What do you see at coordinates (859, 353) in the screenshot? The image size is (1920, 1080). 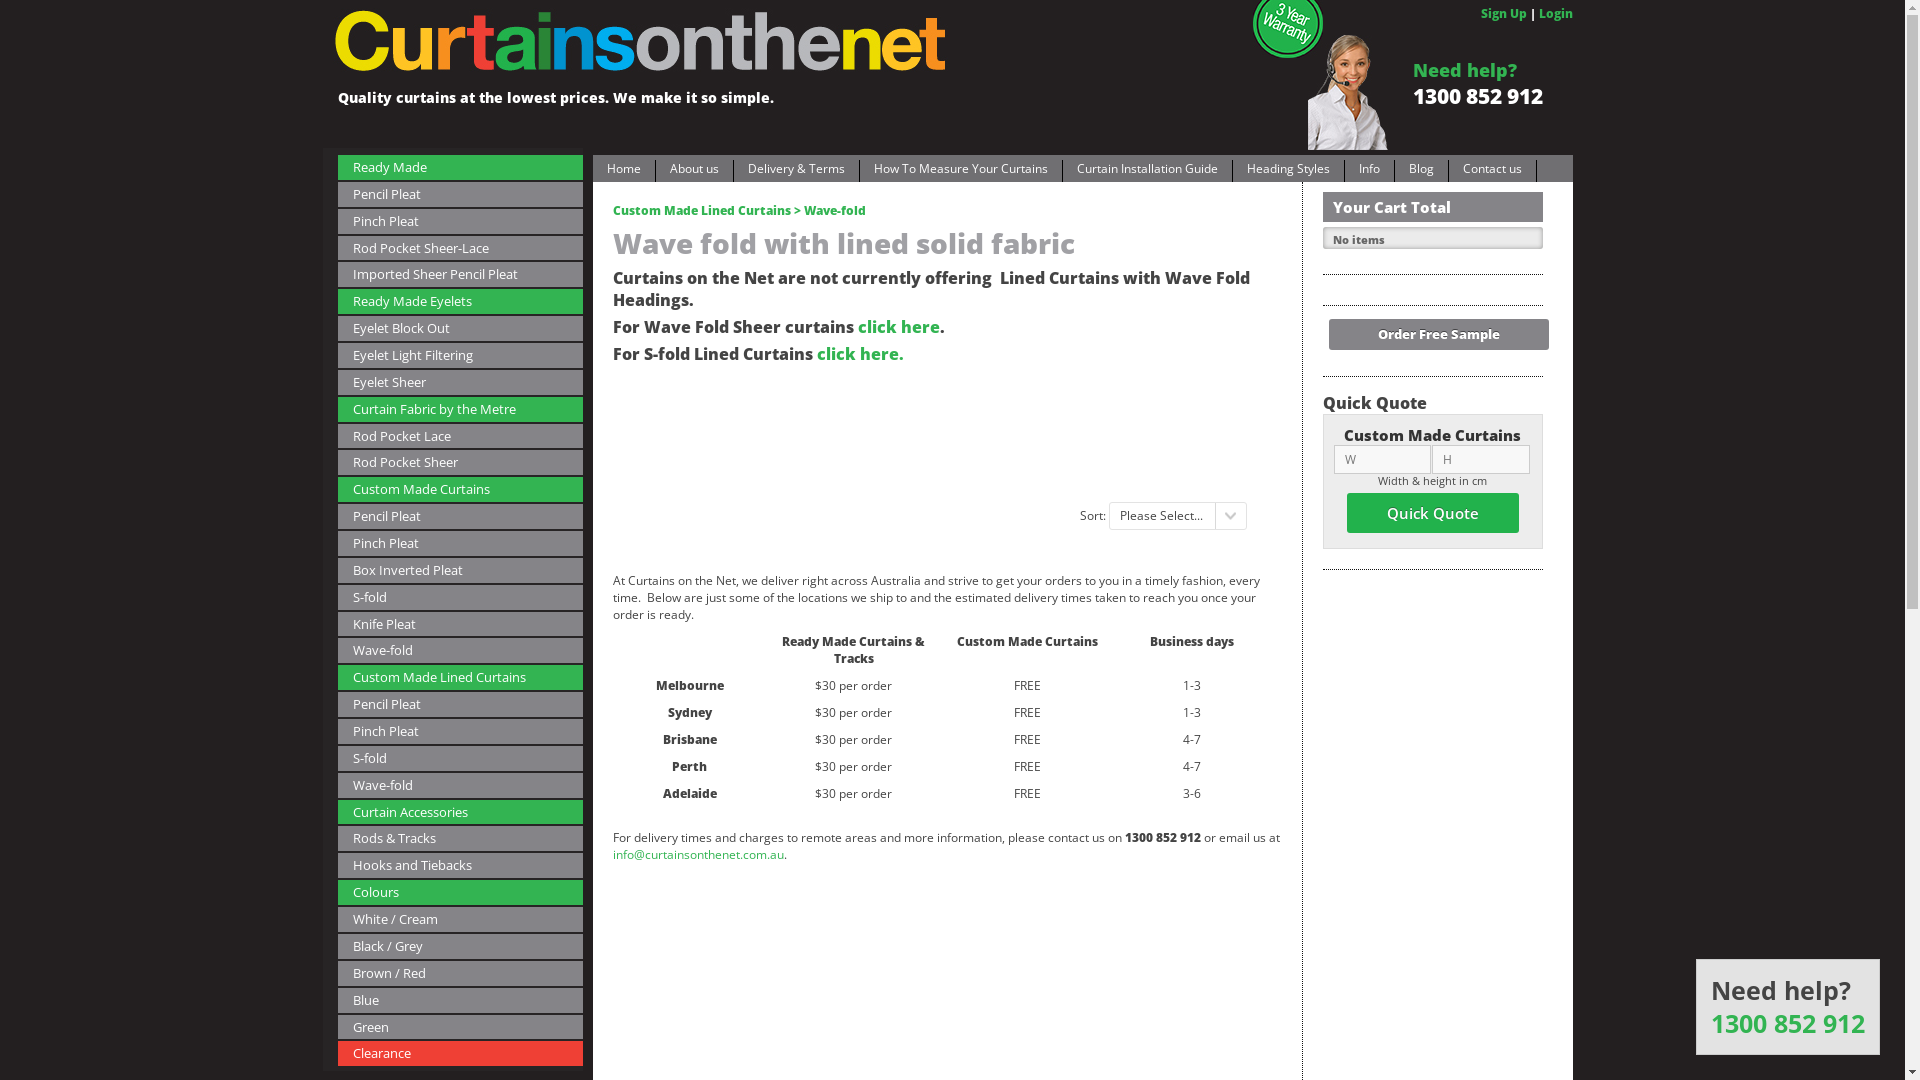 I see `'click here.'` at bounding box center [859, 353].